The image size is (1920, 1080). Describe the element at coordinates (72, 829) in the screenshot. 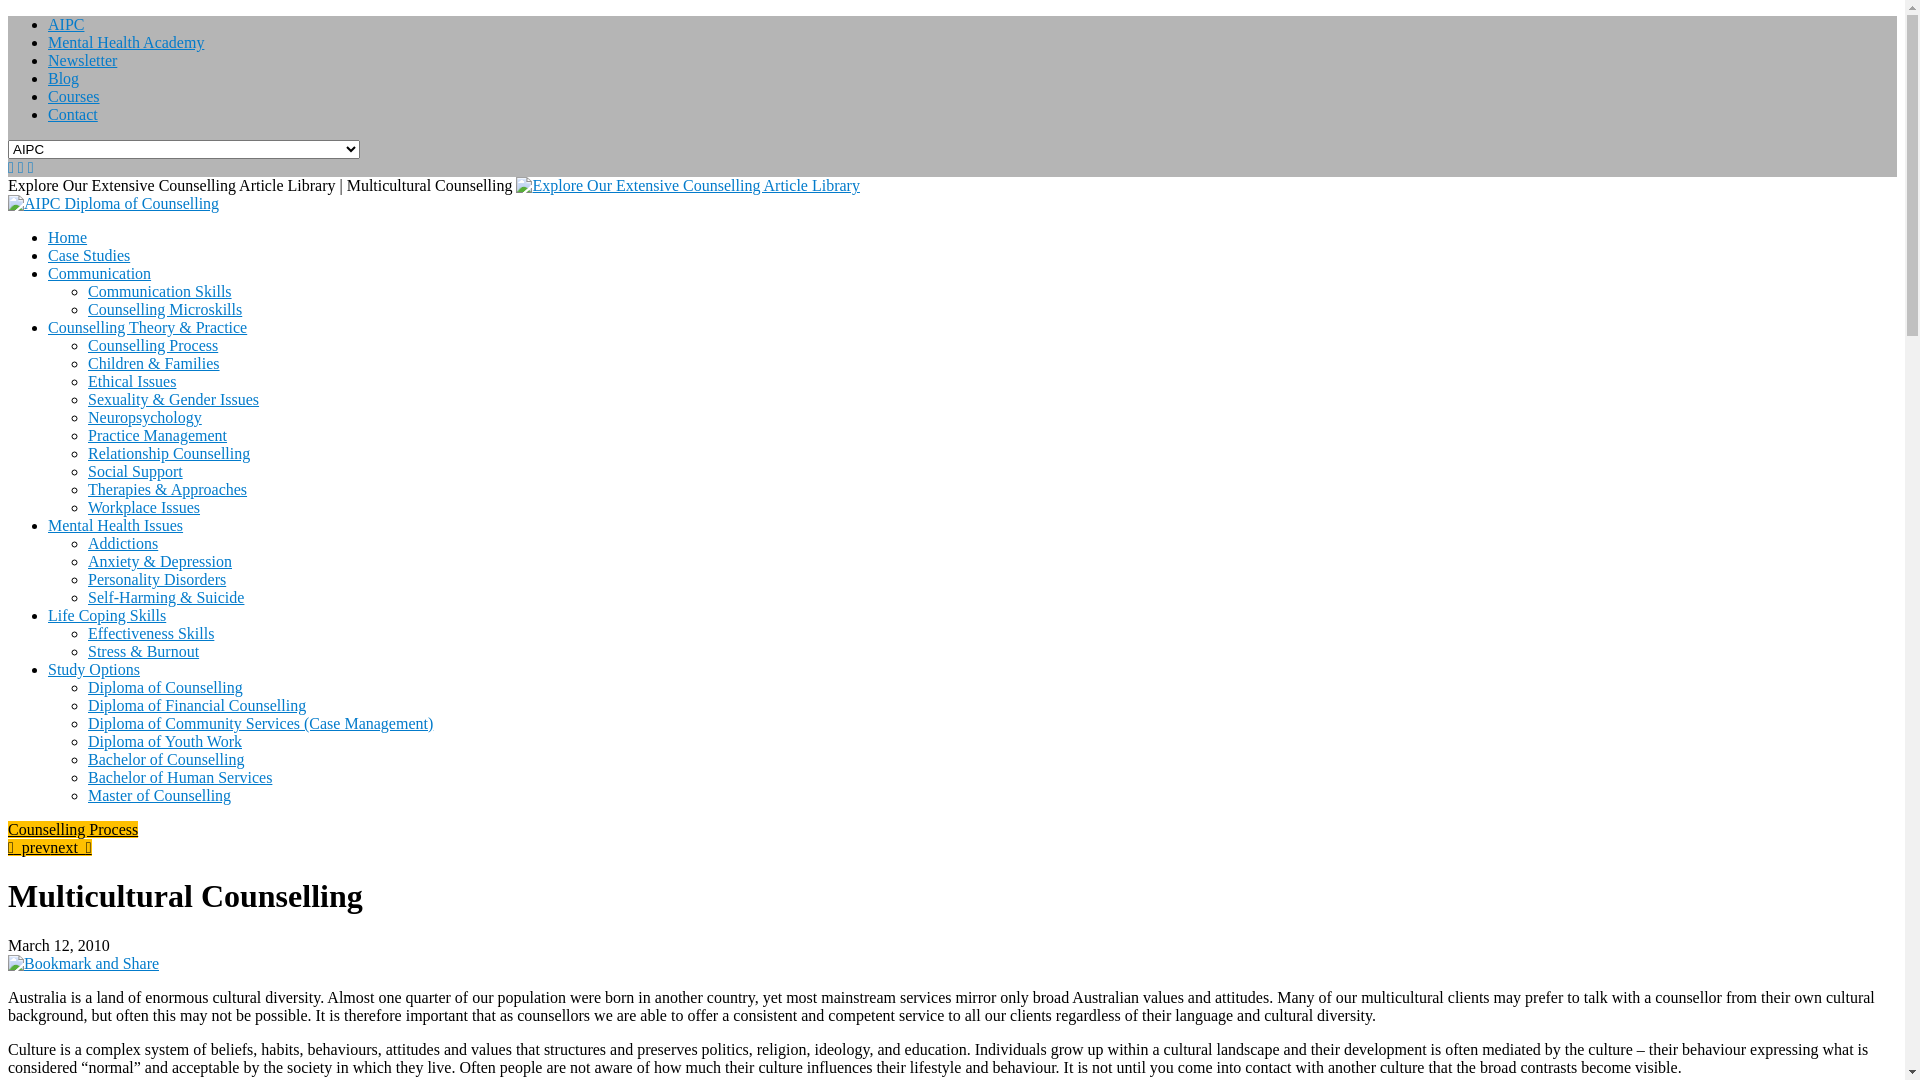

I see `'Counselling Process'` at that location.